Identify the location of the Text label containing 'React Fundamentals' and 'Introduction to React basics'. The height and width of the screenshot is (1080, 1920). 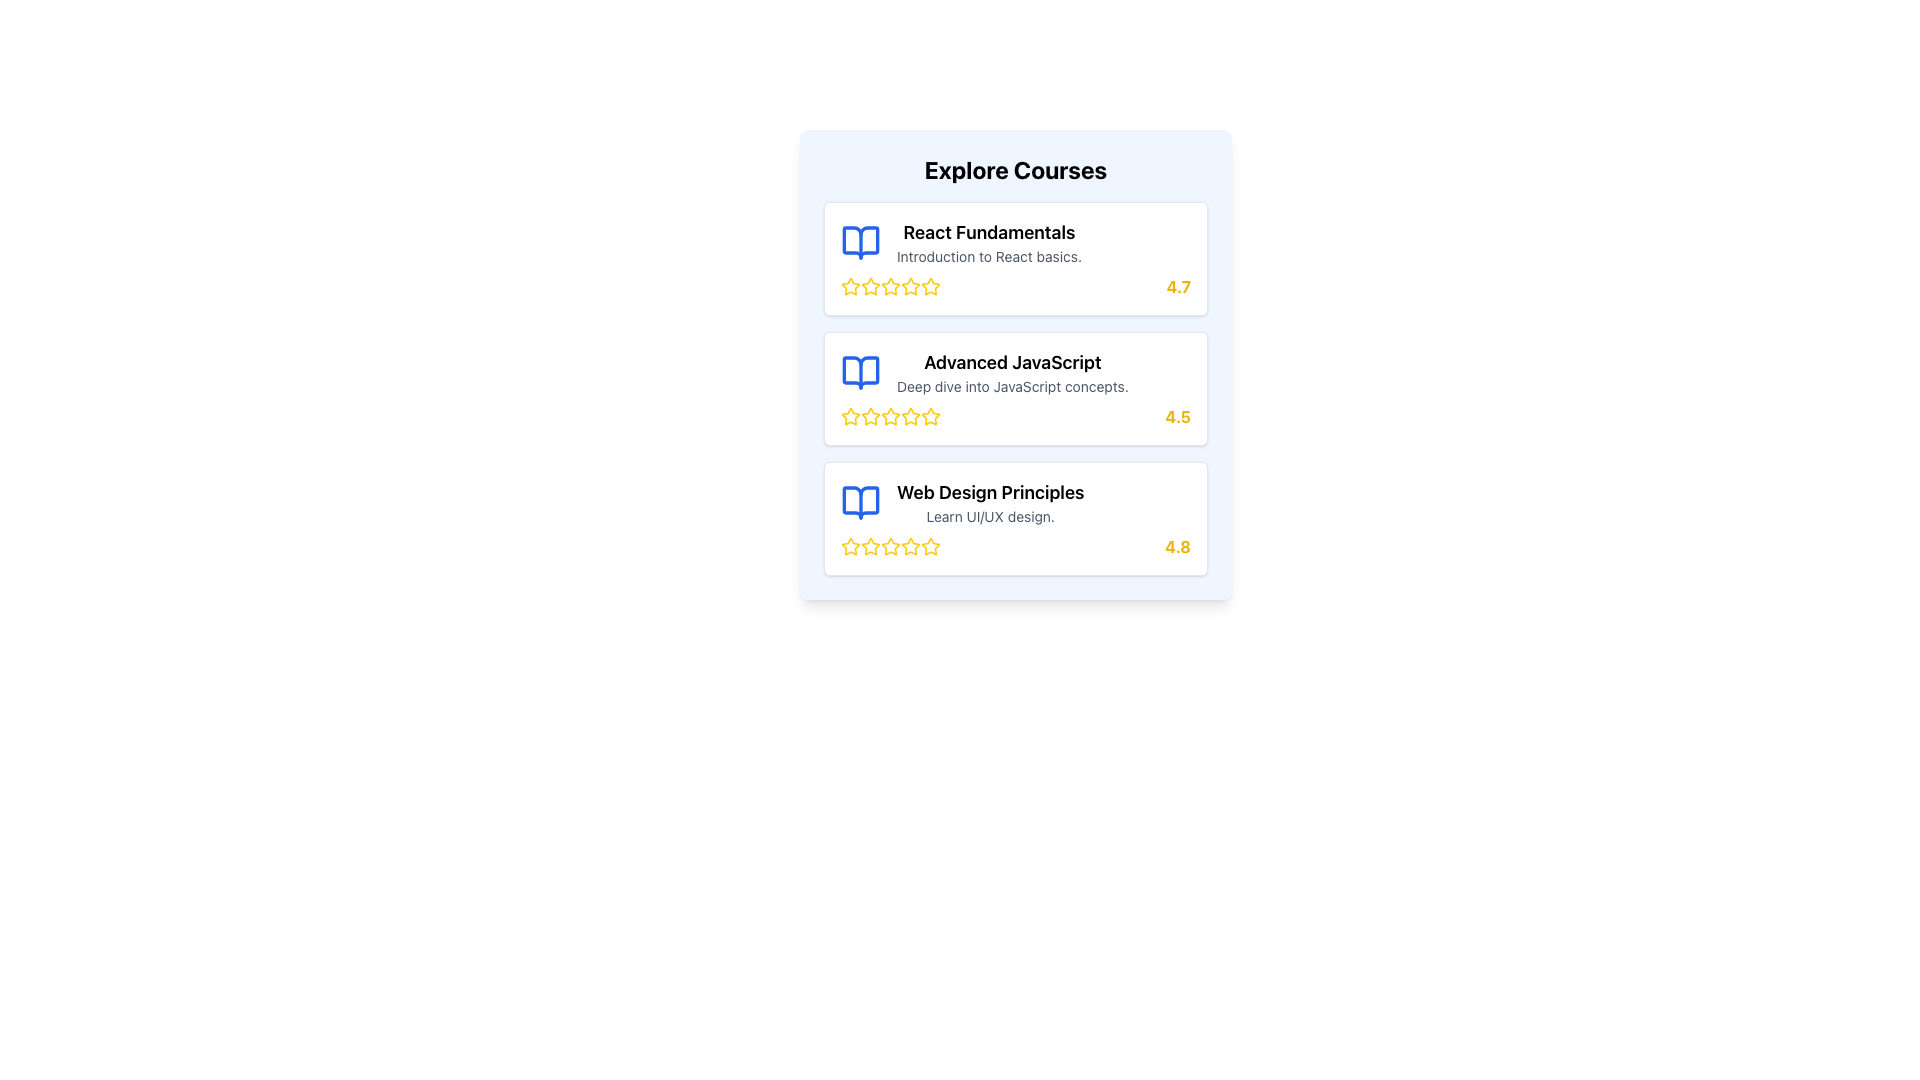
(989, 242).